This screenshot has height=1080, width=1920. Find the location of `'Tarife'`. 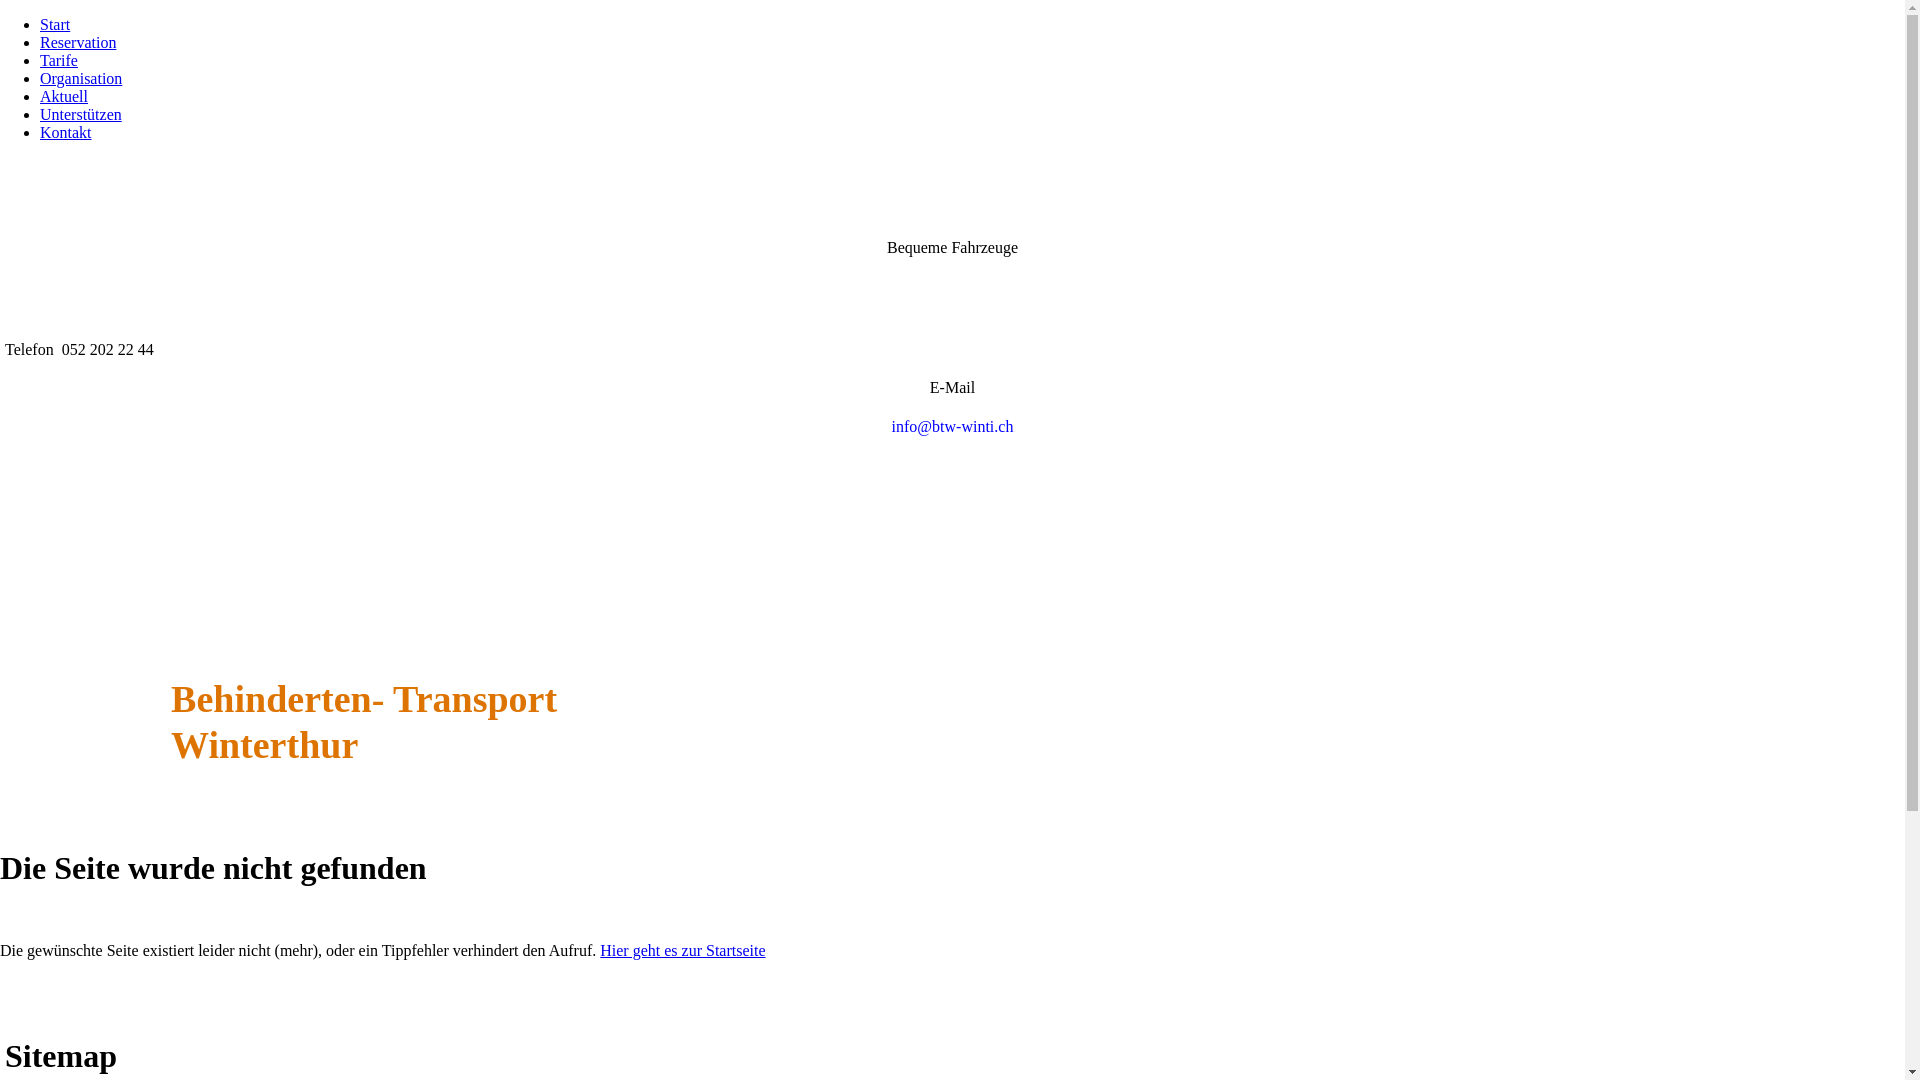

'Tarife' is located at coordinates (58, 59).